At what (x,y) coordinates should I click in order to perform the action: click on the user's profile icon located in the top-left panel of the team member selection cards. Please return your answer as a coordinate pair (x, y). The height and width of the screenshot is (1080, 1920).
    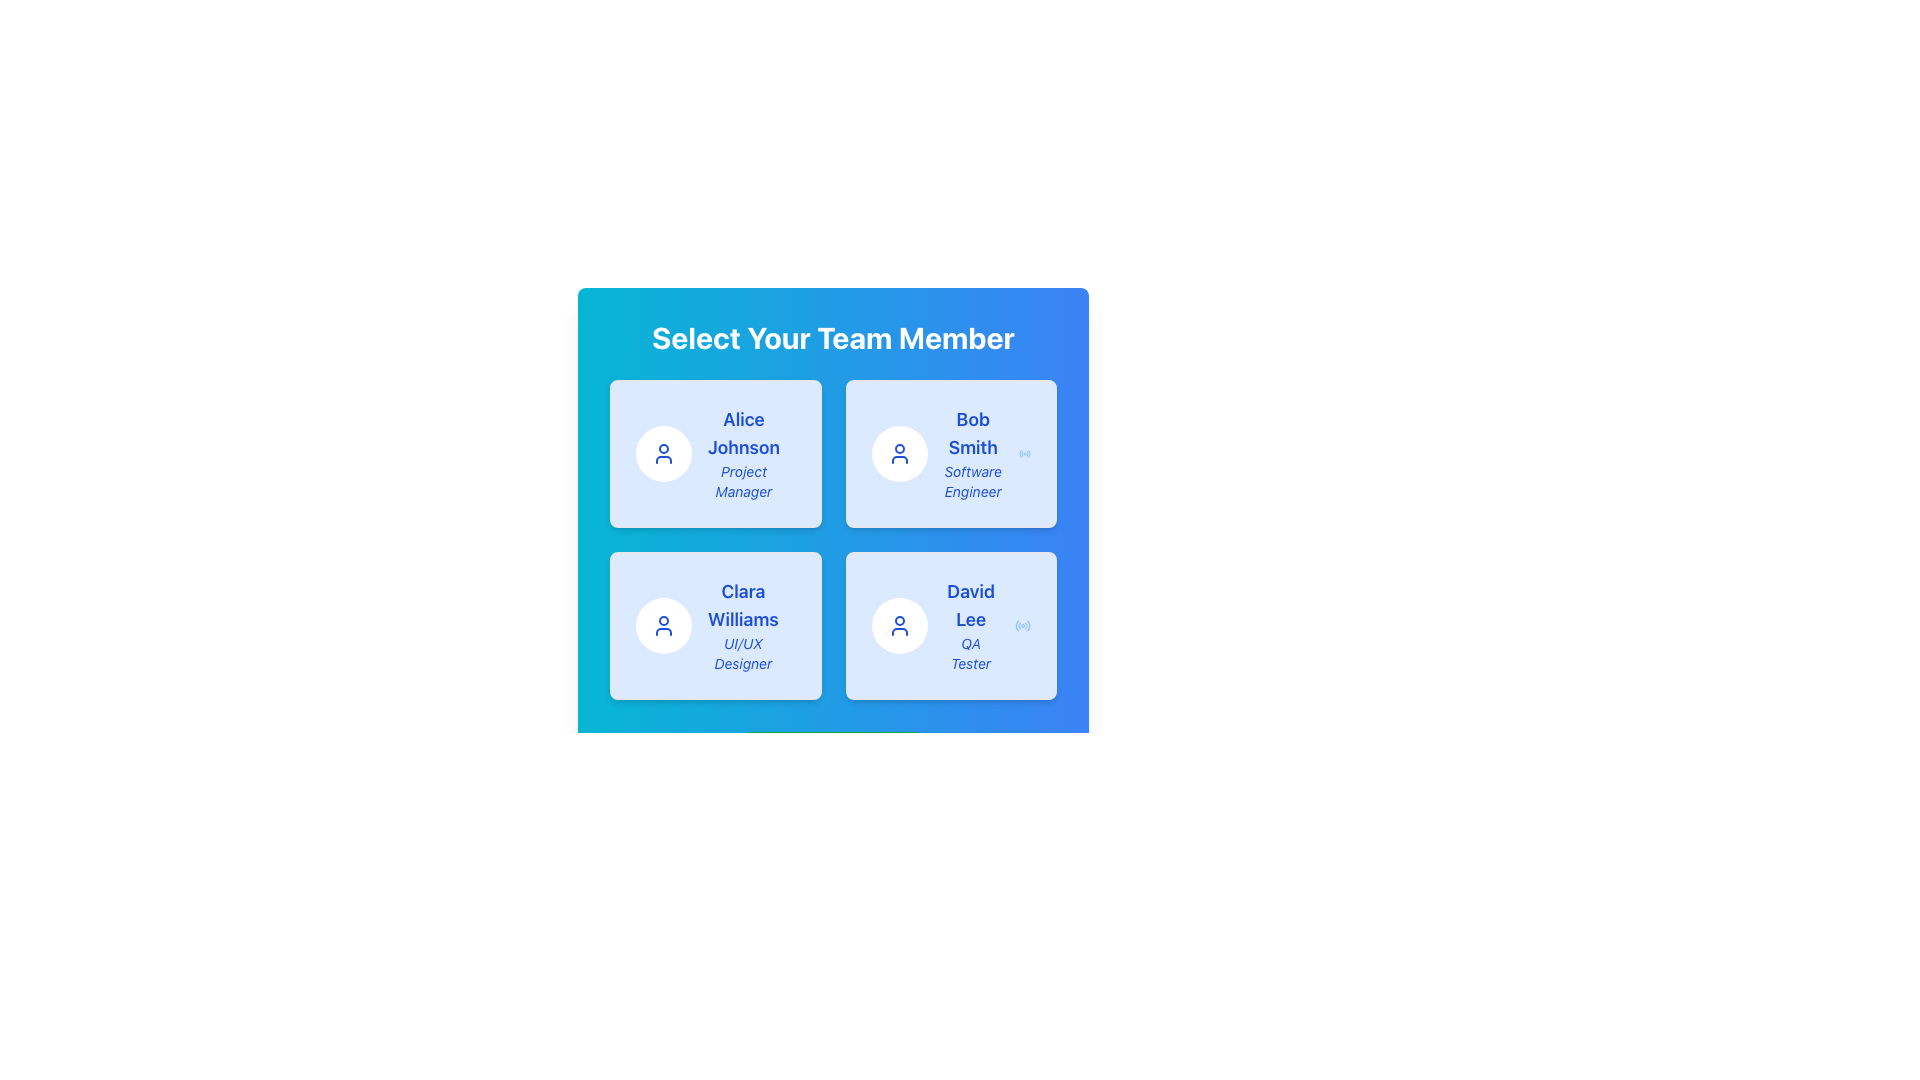
    Looking at the image, I should click on (663, 624).